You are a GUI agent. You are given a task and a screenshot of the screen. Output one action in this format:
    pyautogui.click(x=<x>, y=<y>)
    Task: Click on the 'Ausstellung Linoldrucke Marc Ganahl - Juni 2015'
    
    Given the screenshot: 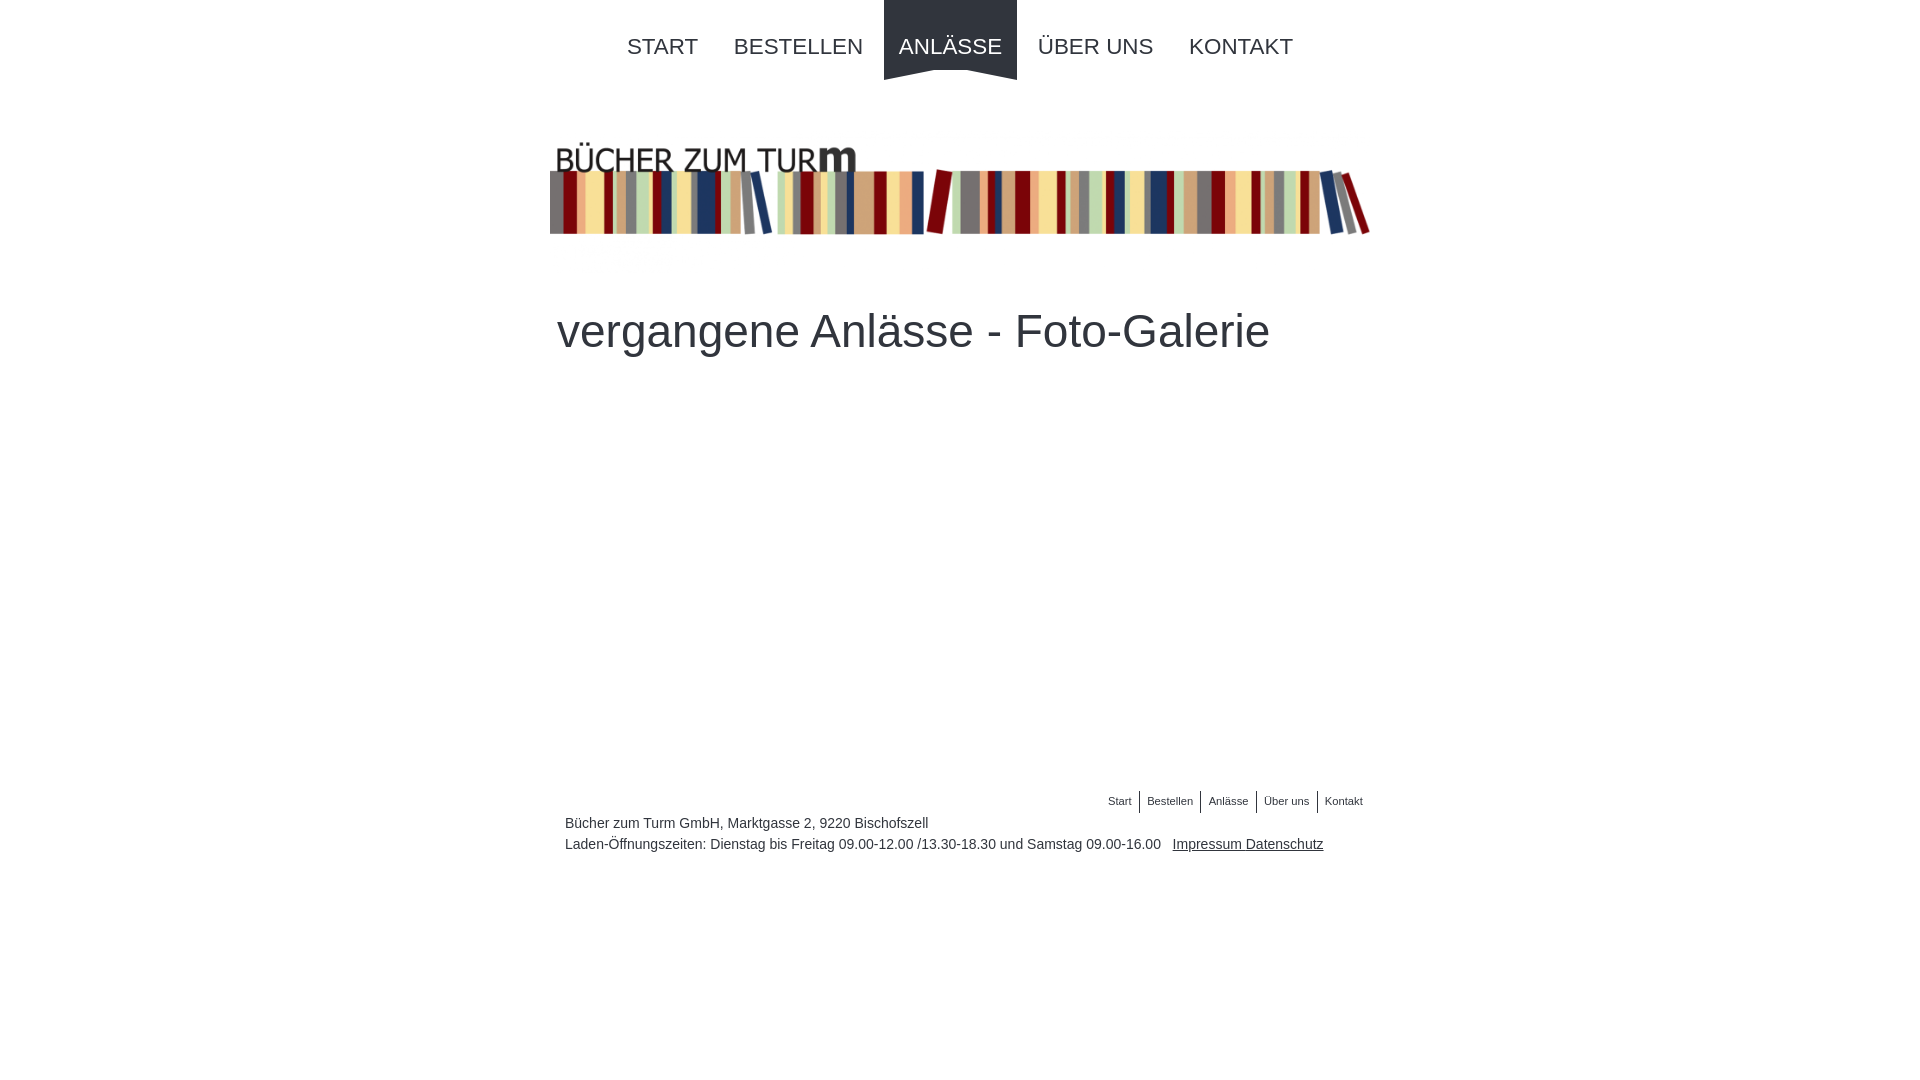 What is the action you would take?
    pyautogui.click(x=882, y=620)
    